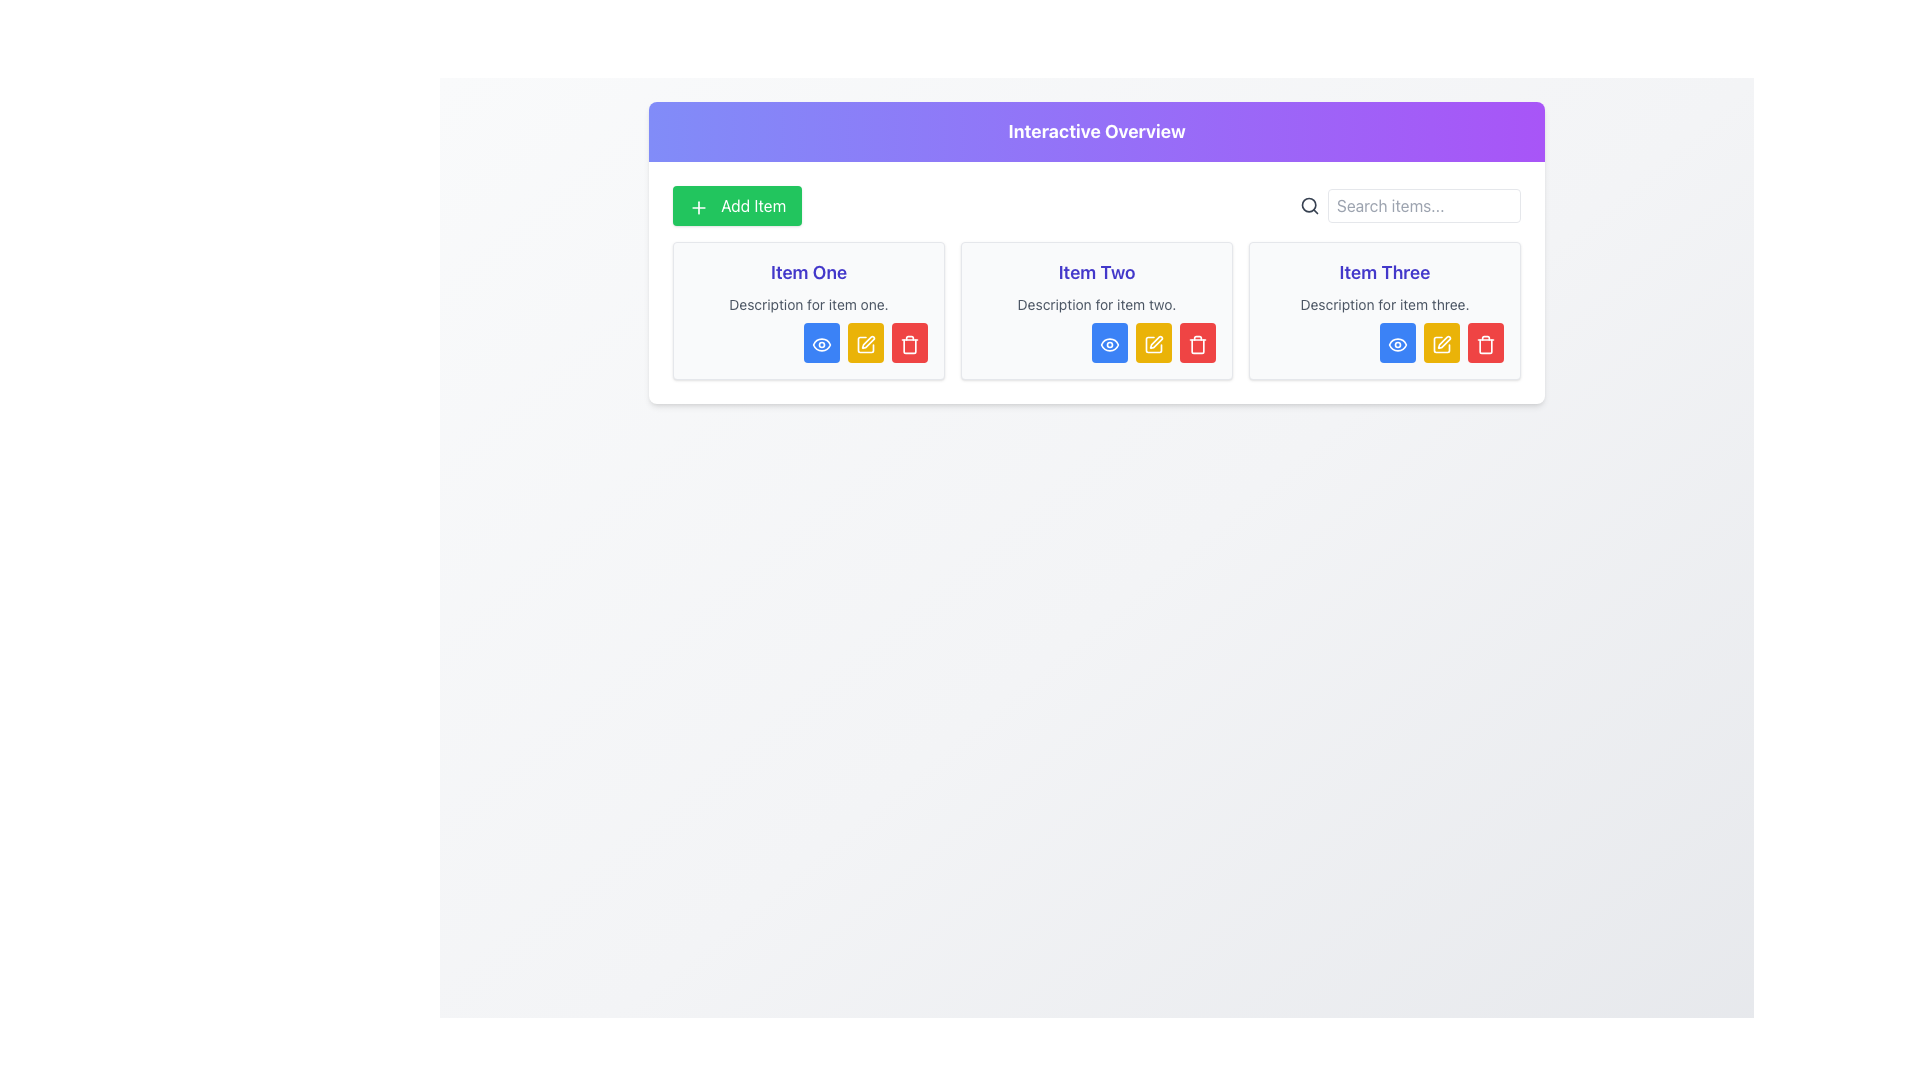 The height and width of the screenshot is (1080, 1920). I want to click on the delete button located in the bottom right corner of the card labeled 'Item Three', so click(1486, 342).